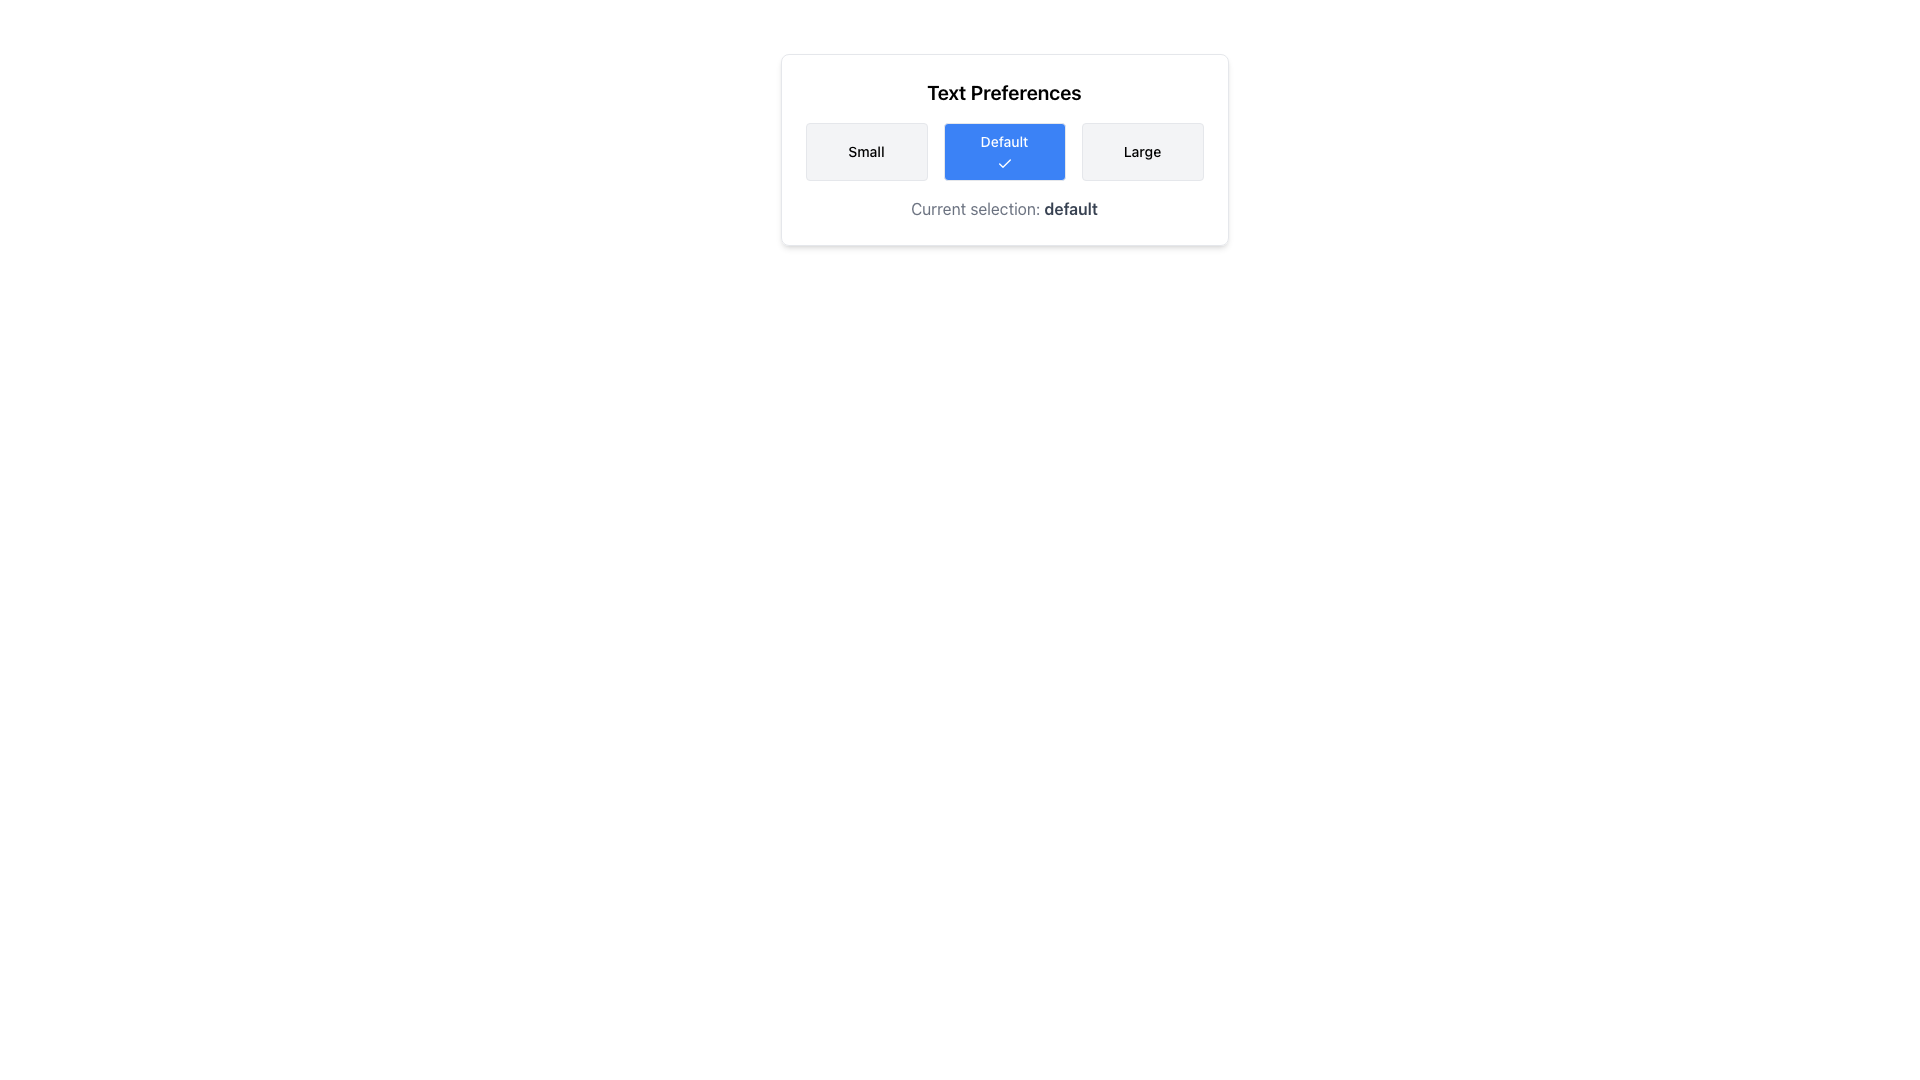  Describe the element at coordinates (866, 150) in the screenshot. I see `the 'Small' text size button, which is the first button in a row of three buttons` at that location.